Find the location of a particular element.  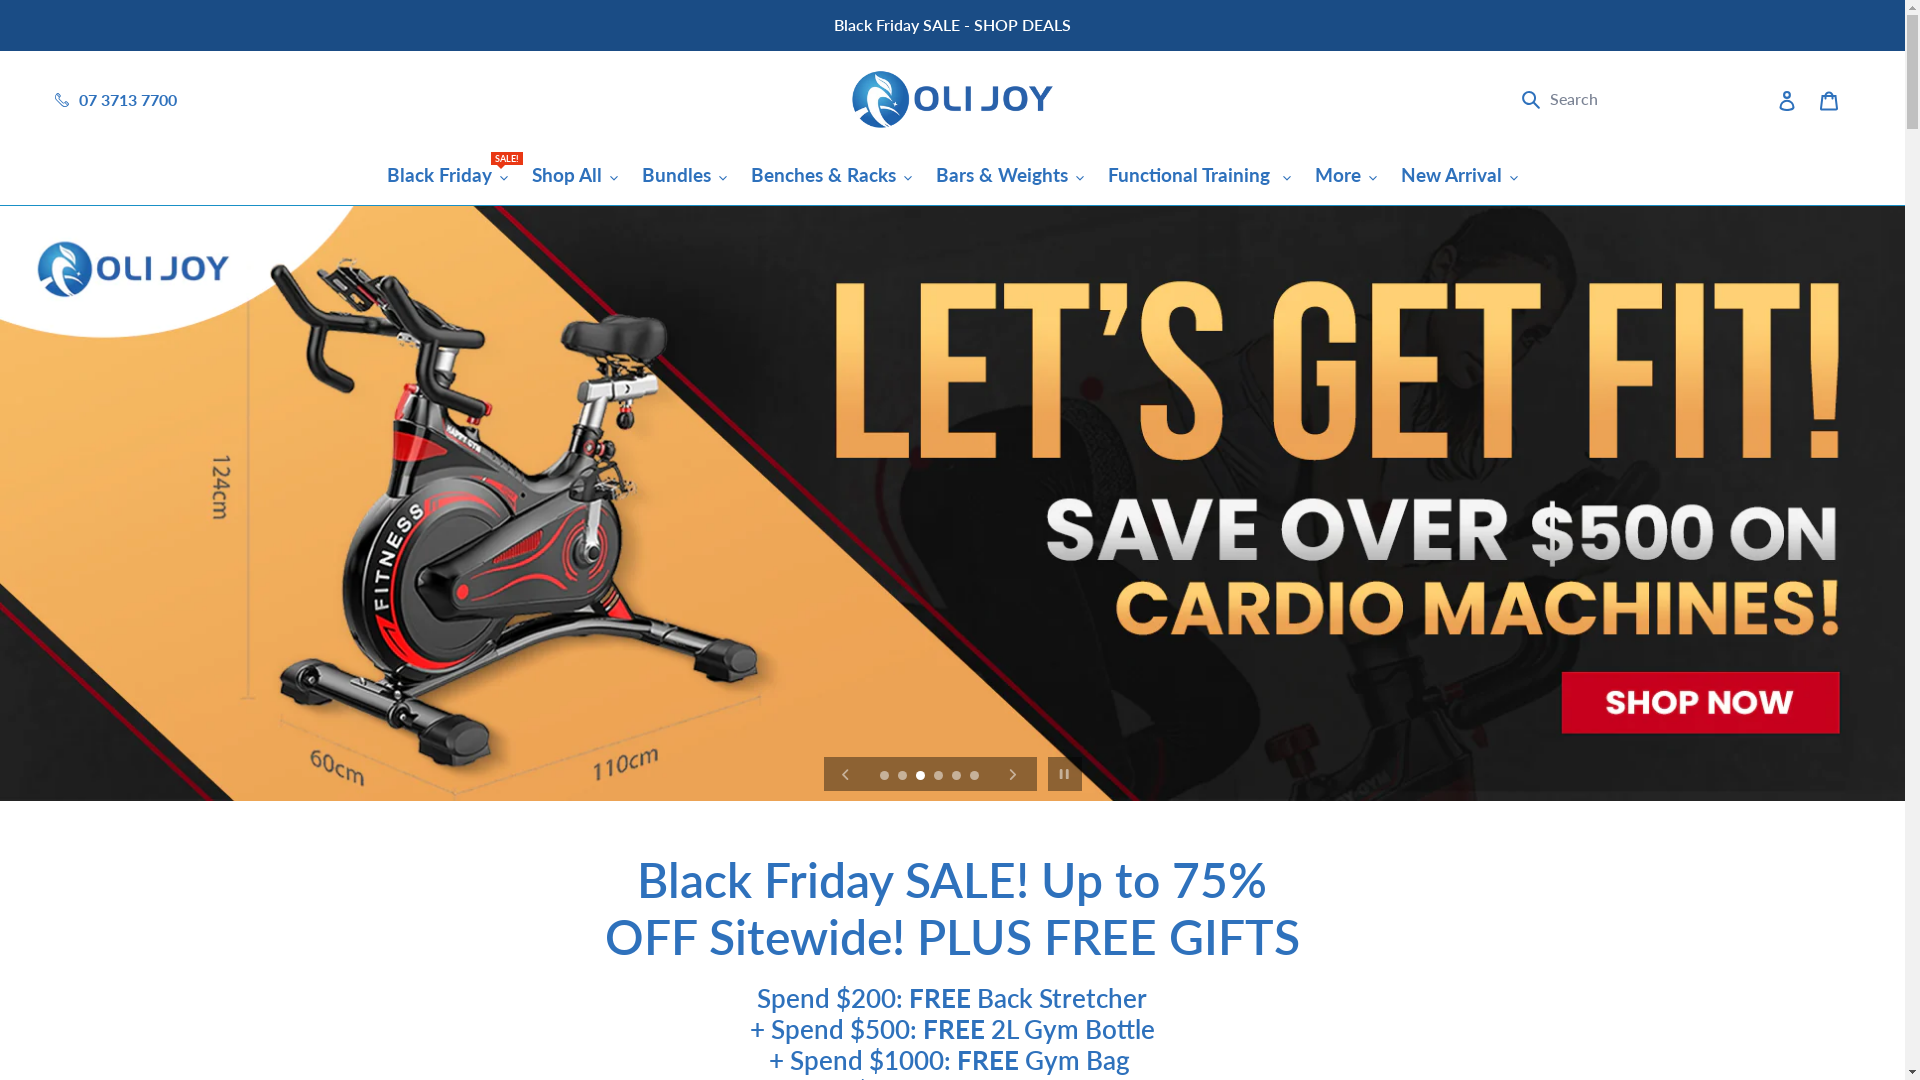

'07 3713 7700' is located at coordinates (78, 99).